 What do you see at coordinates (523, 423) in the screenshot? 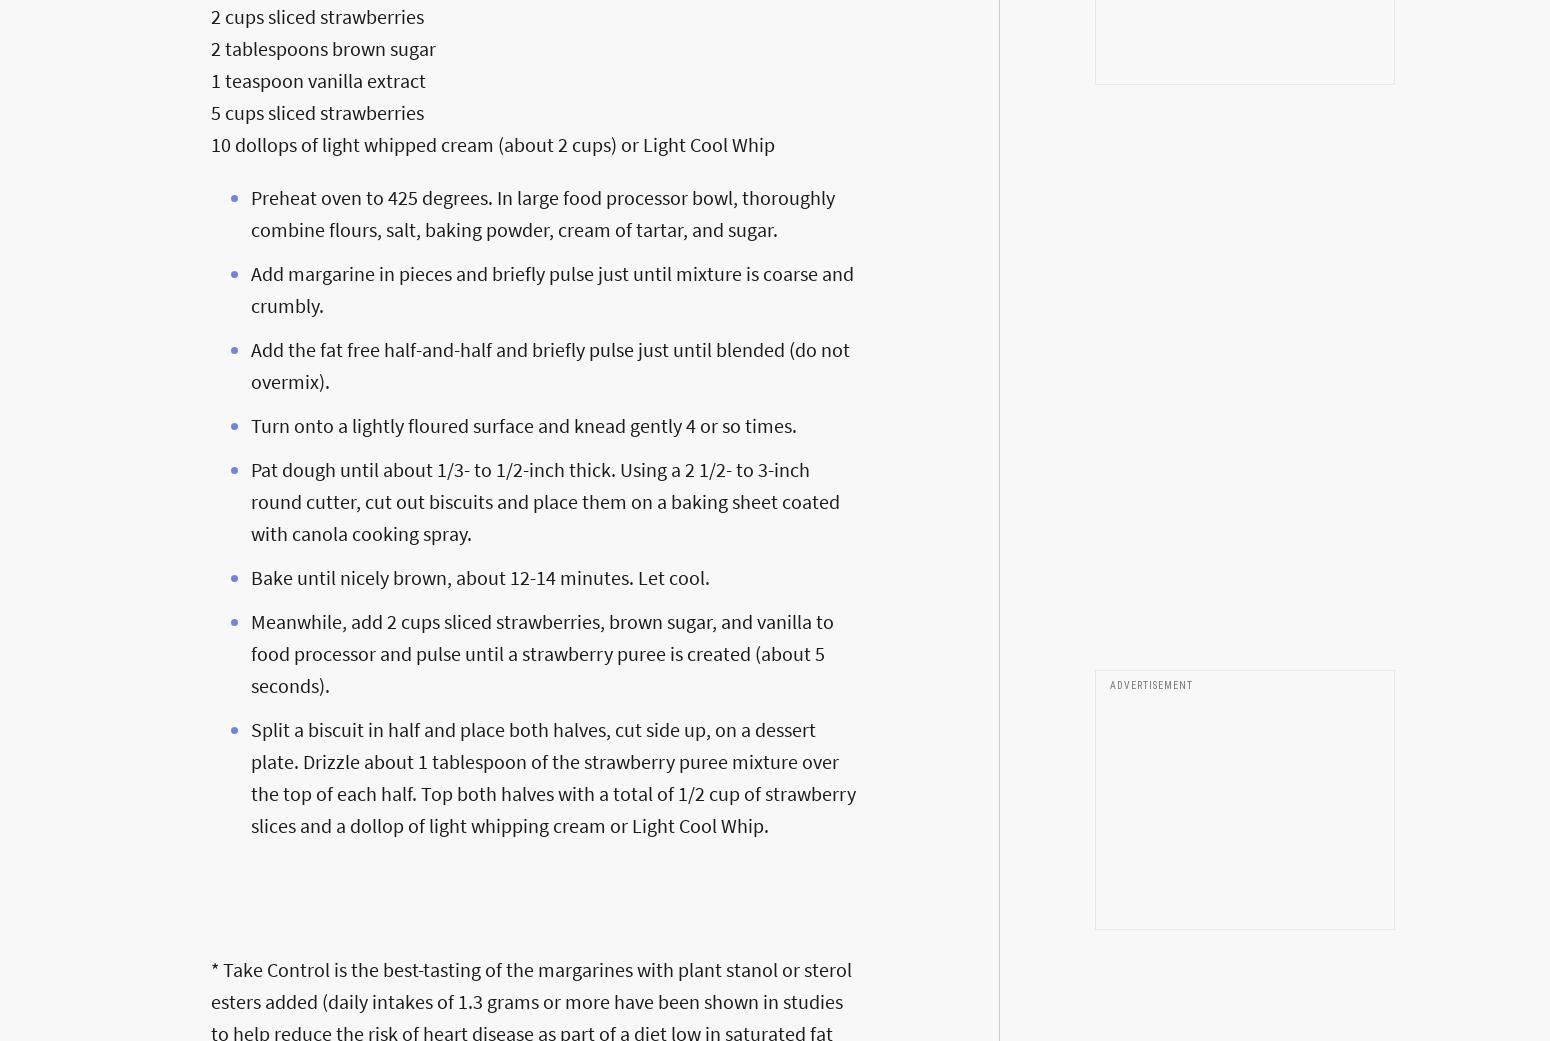
I see `'Turn onto a lightly floured surface and knead gently 4 or so times.'` at bounding box center [523, 423].